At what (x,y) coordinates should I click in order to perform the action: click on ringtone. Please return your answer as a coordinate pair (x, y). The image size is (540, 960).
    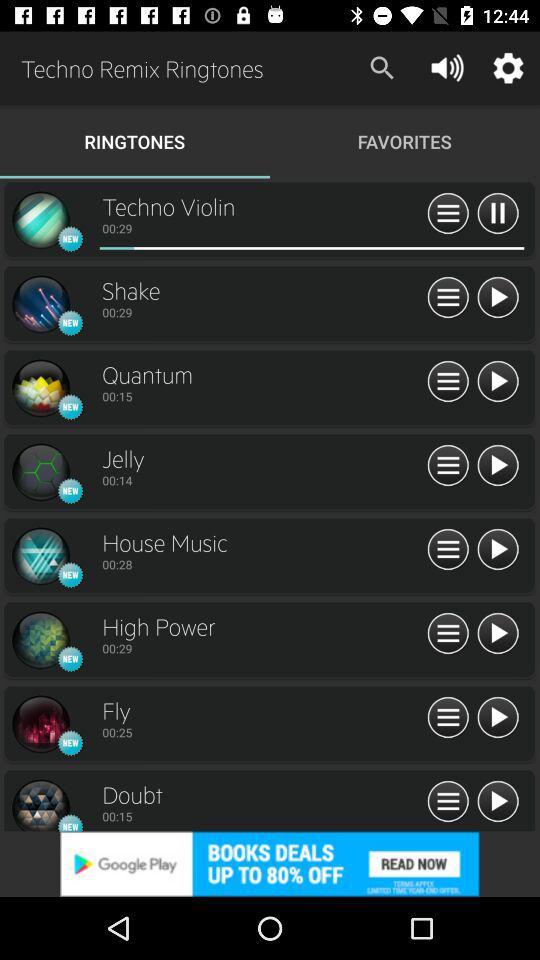
    Looking at the image, I should click on (496, 550).